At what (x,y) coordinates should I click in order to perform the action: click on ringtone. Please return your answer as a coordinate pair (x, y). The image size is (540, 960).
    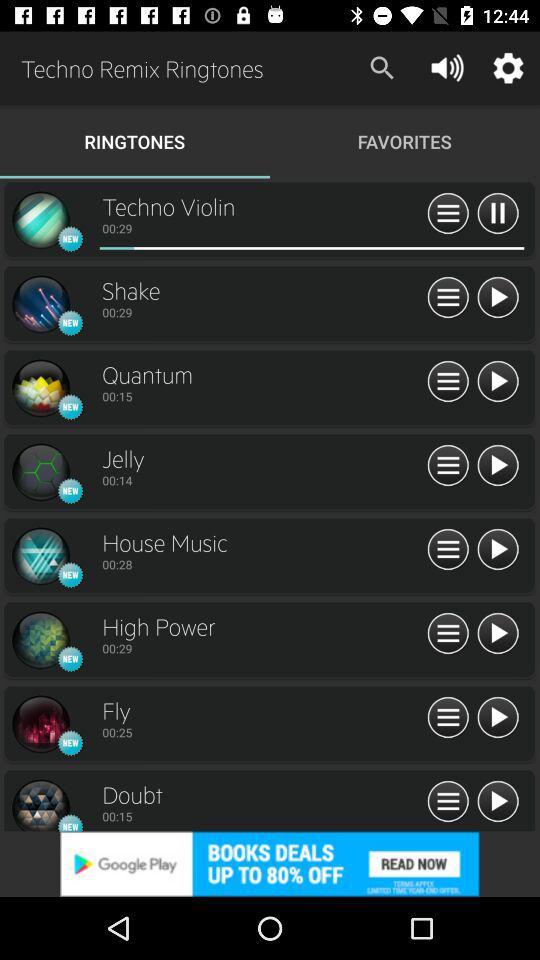
    Looking at the image, I should click on (496, 550).